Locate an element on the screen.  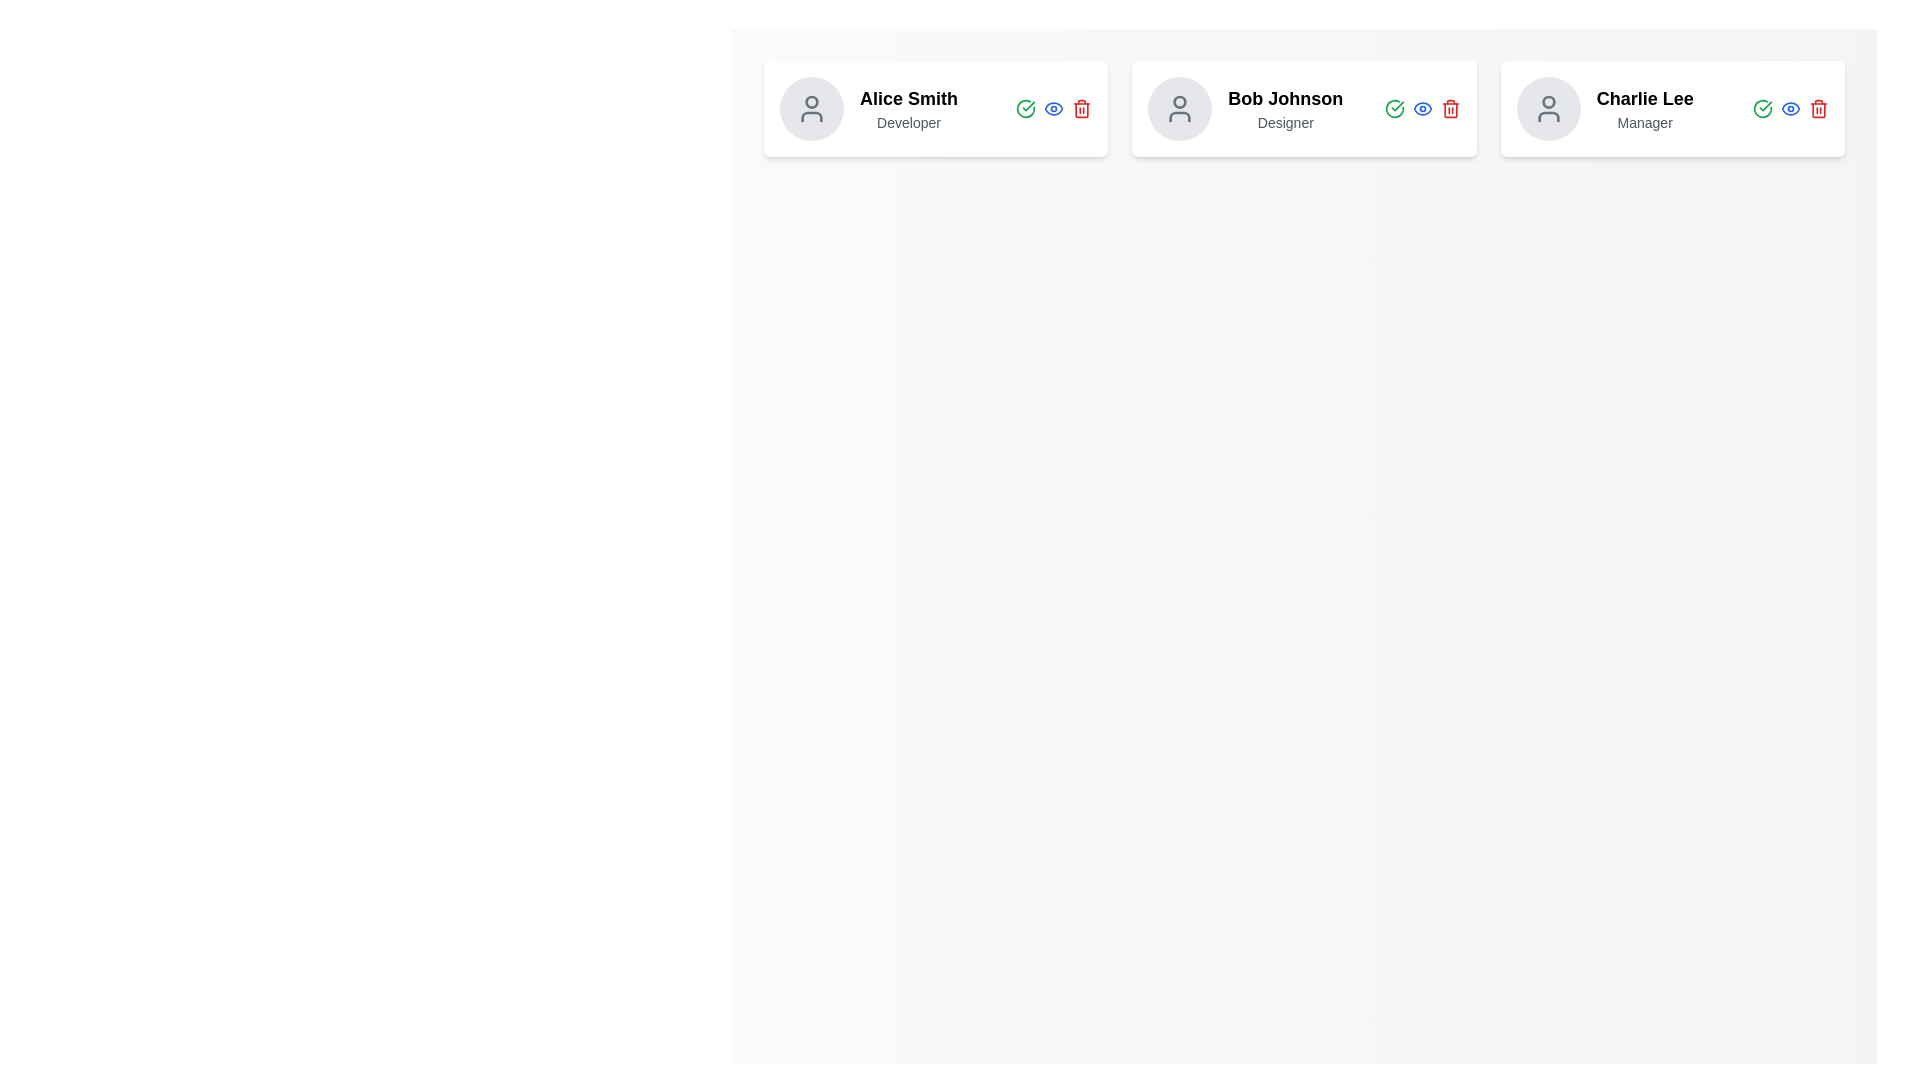
text displayed in the text block that shows the name and position of the user, which is located to the far right of a row of three cards, centered below the profile image icon is located at coordinates (1645, 108).